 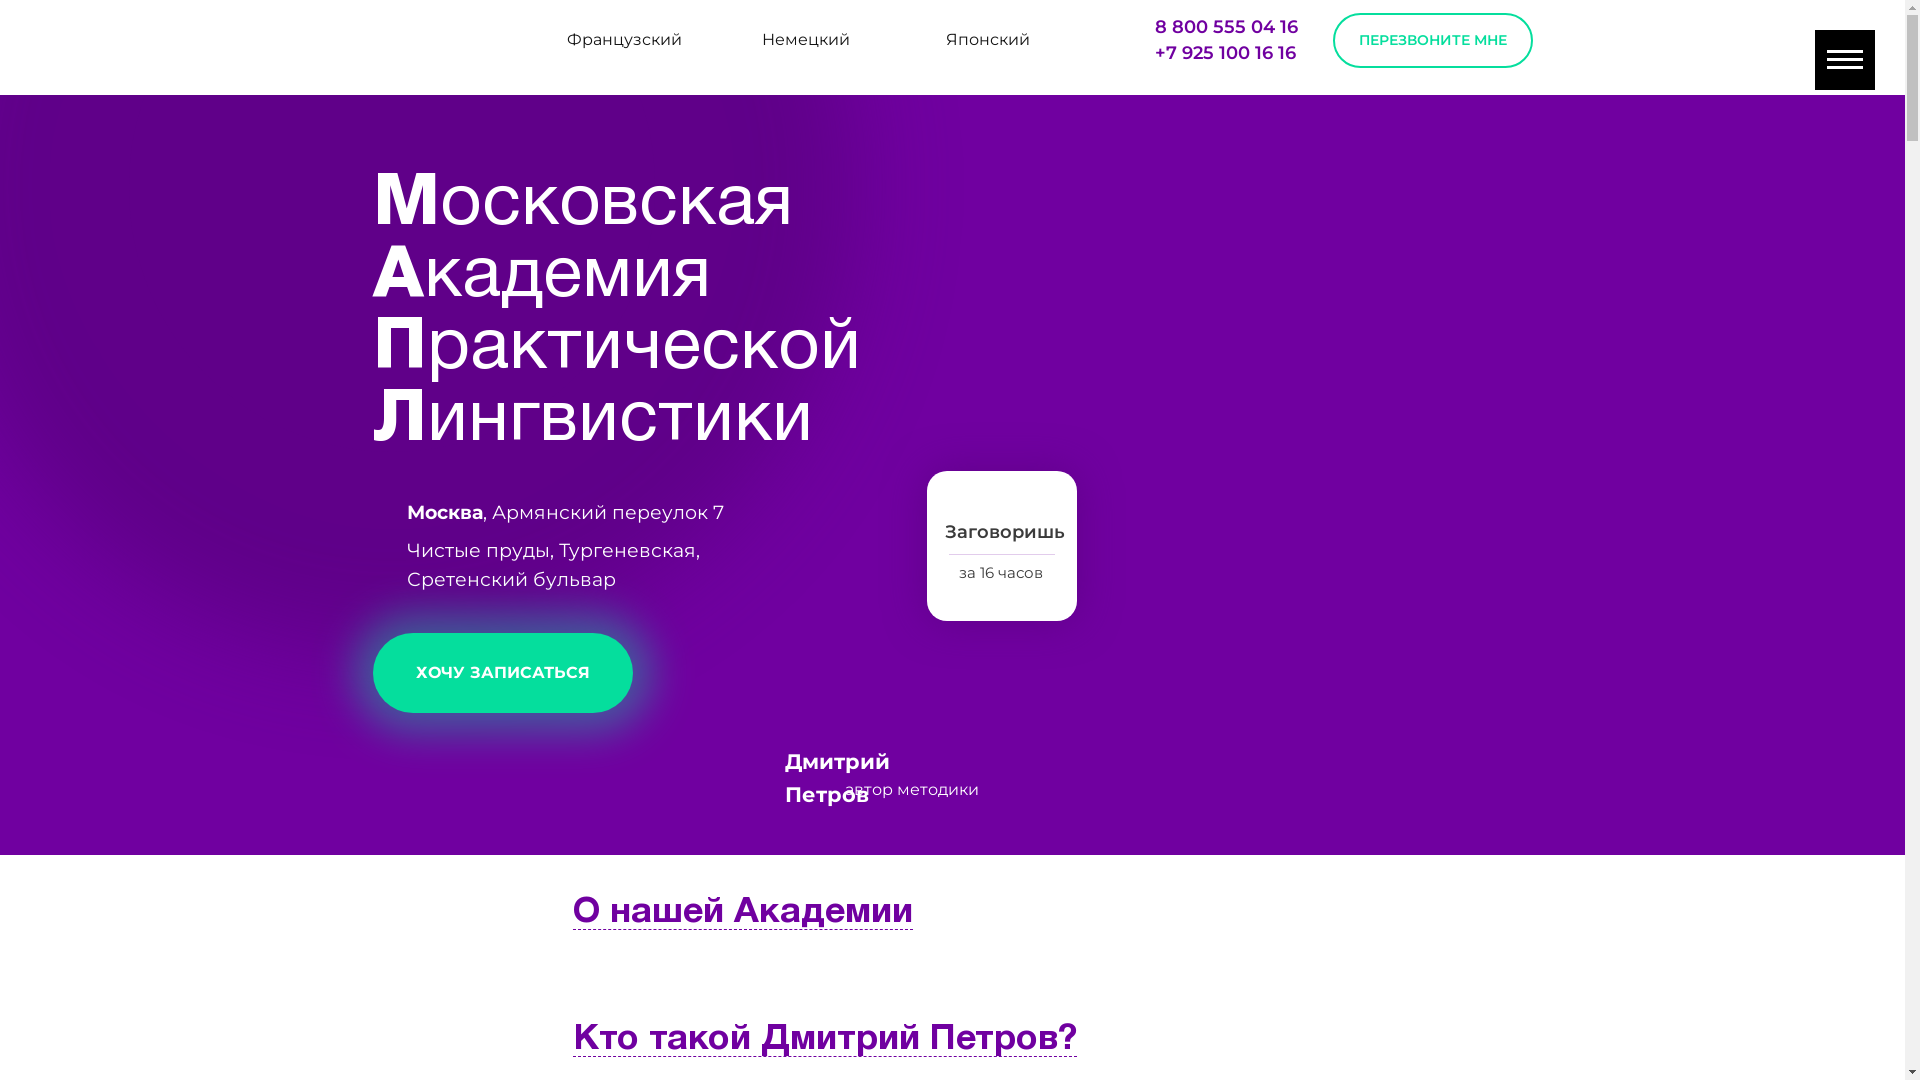 What do you see at coordinates (1224, 27) in the screenshot?
I see `'8 800 555 04 16'` at bounding box center [1224, 27].